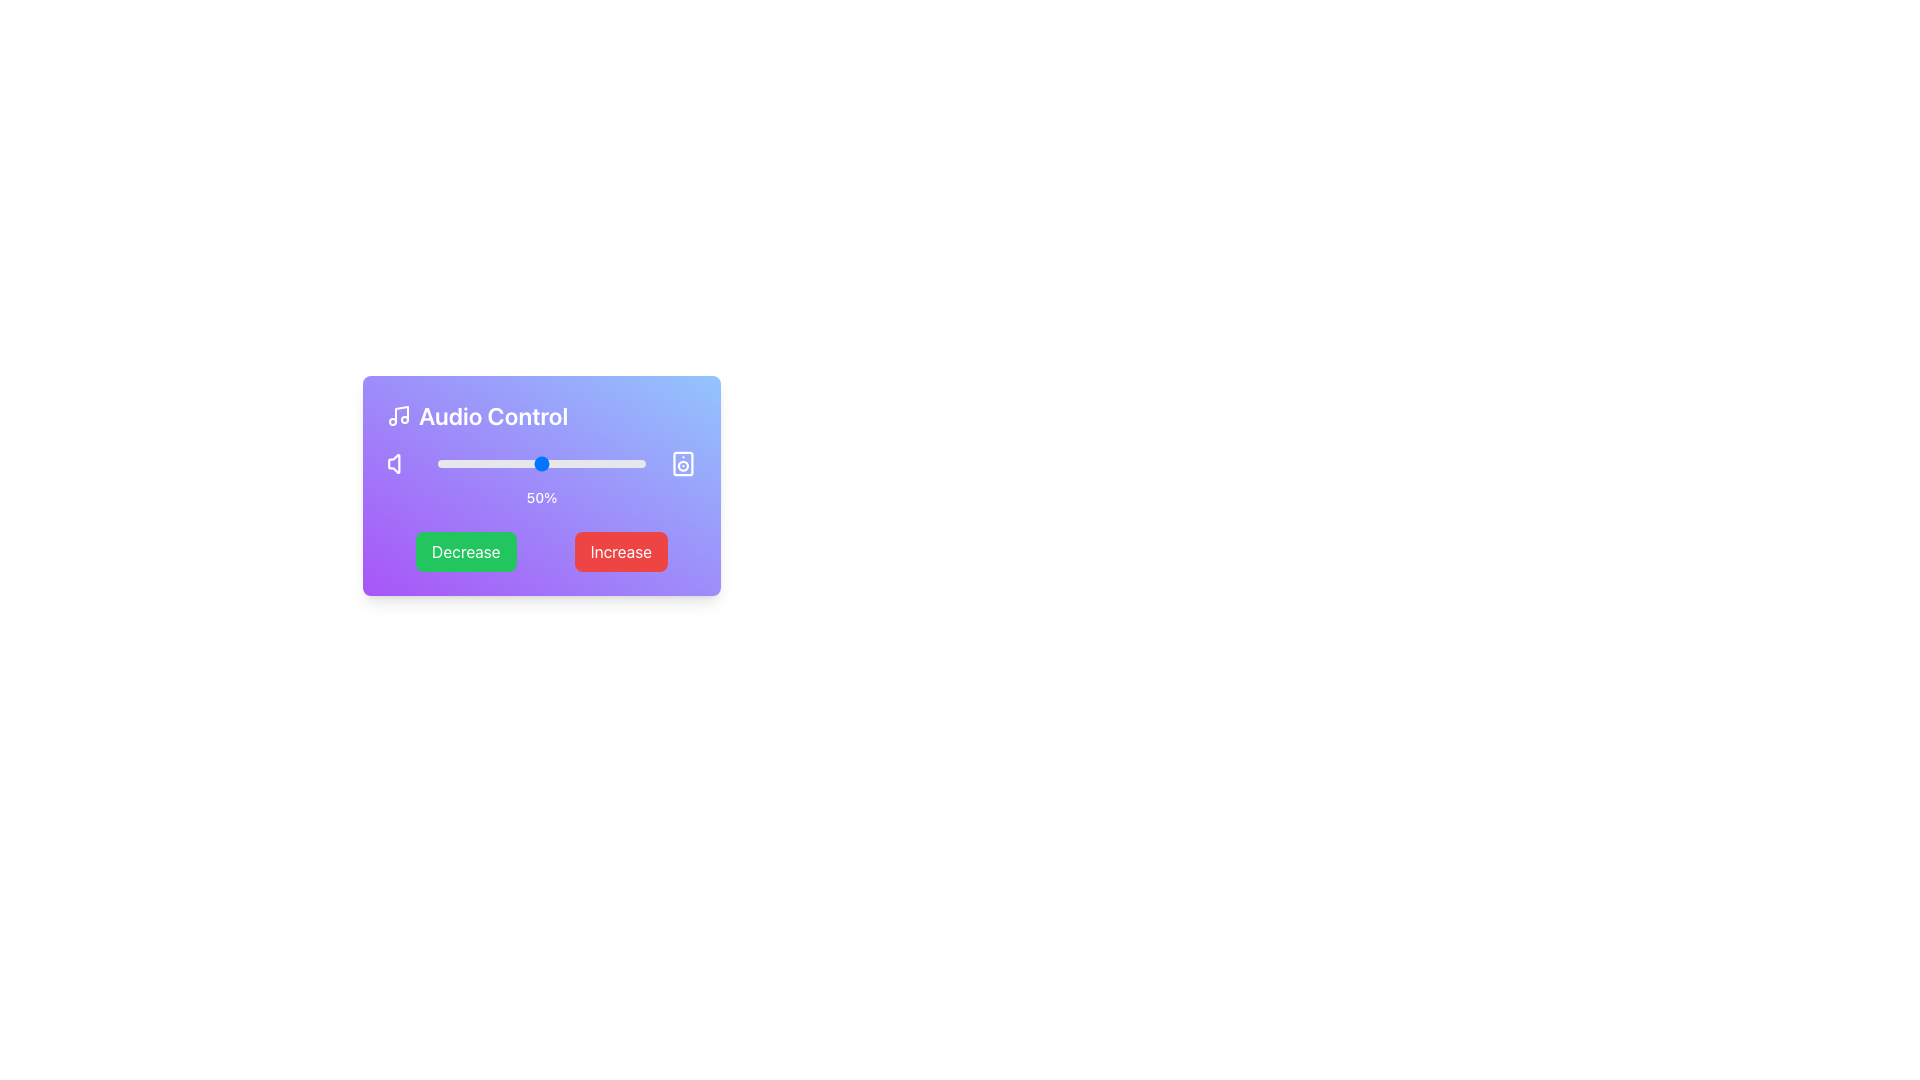 The image size is (1920, 1080). I want to click on the slider, so click(638, 463).